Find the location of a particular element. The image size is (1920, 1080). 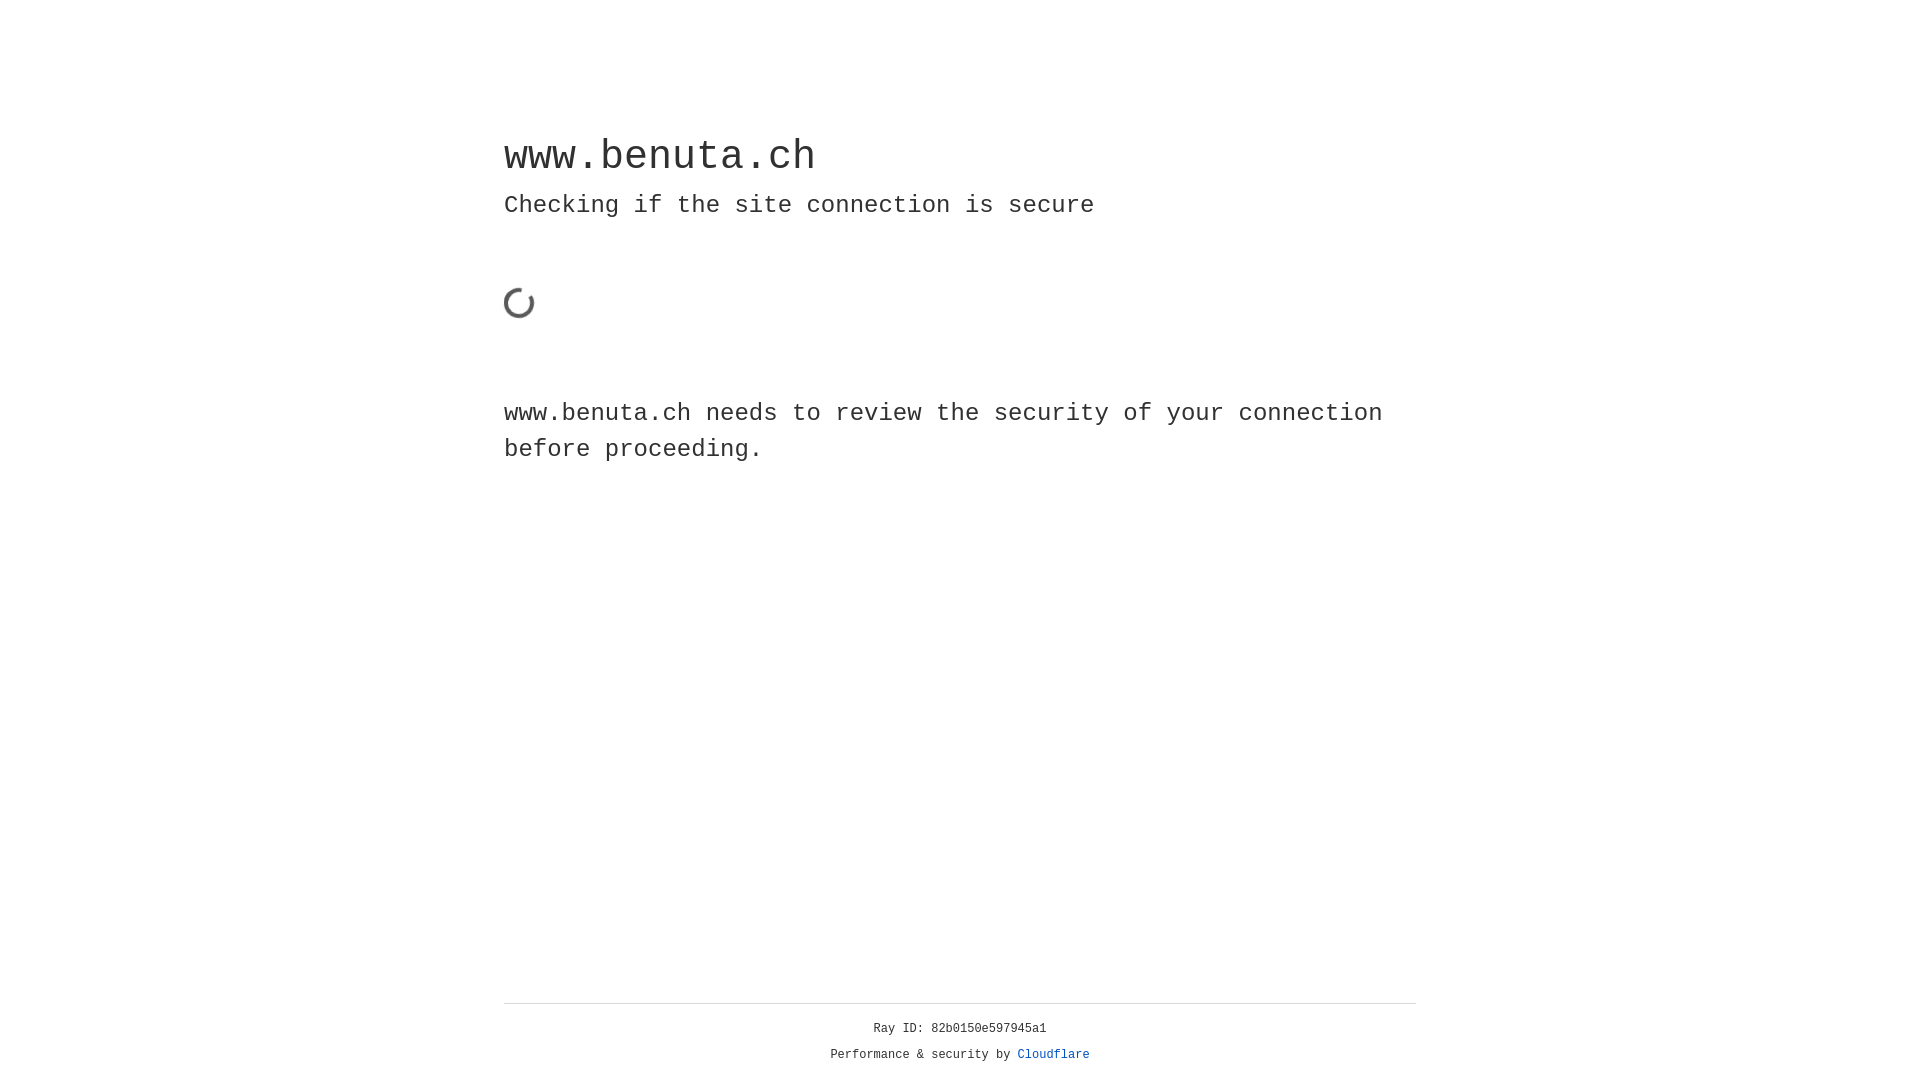

'Cloudflare' is located at coordinates (1017, 1054).